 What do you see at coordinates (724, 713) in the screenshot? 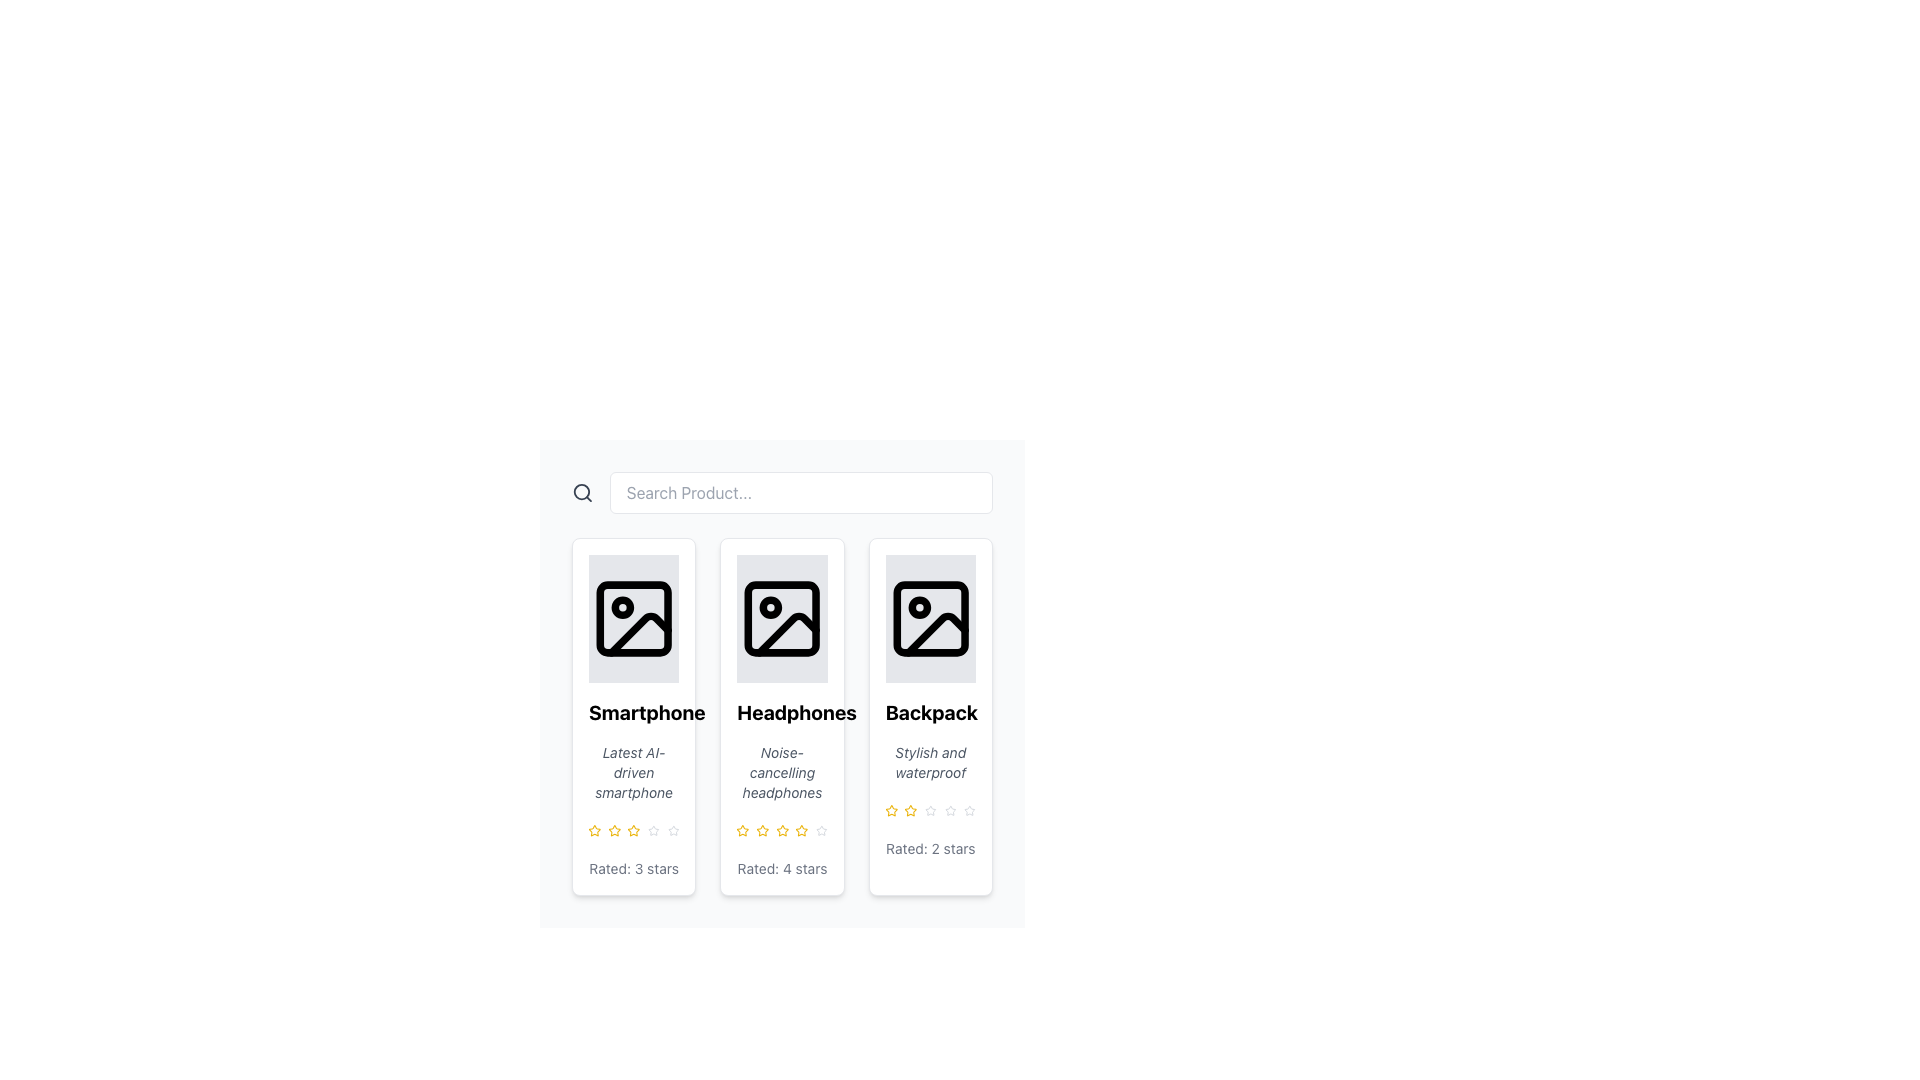
I see `the status representation of the green checkmark icon within the 'Headphones' product card, located in the title area below the image` at bounding box center [724, 713].